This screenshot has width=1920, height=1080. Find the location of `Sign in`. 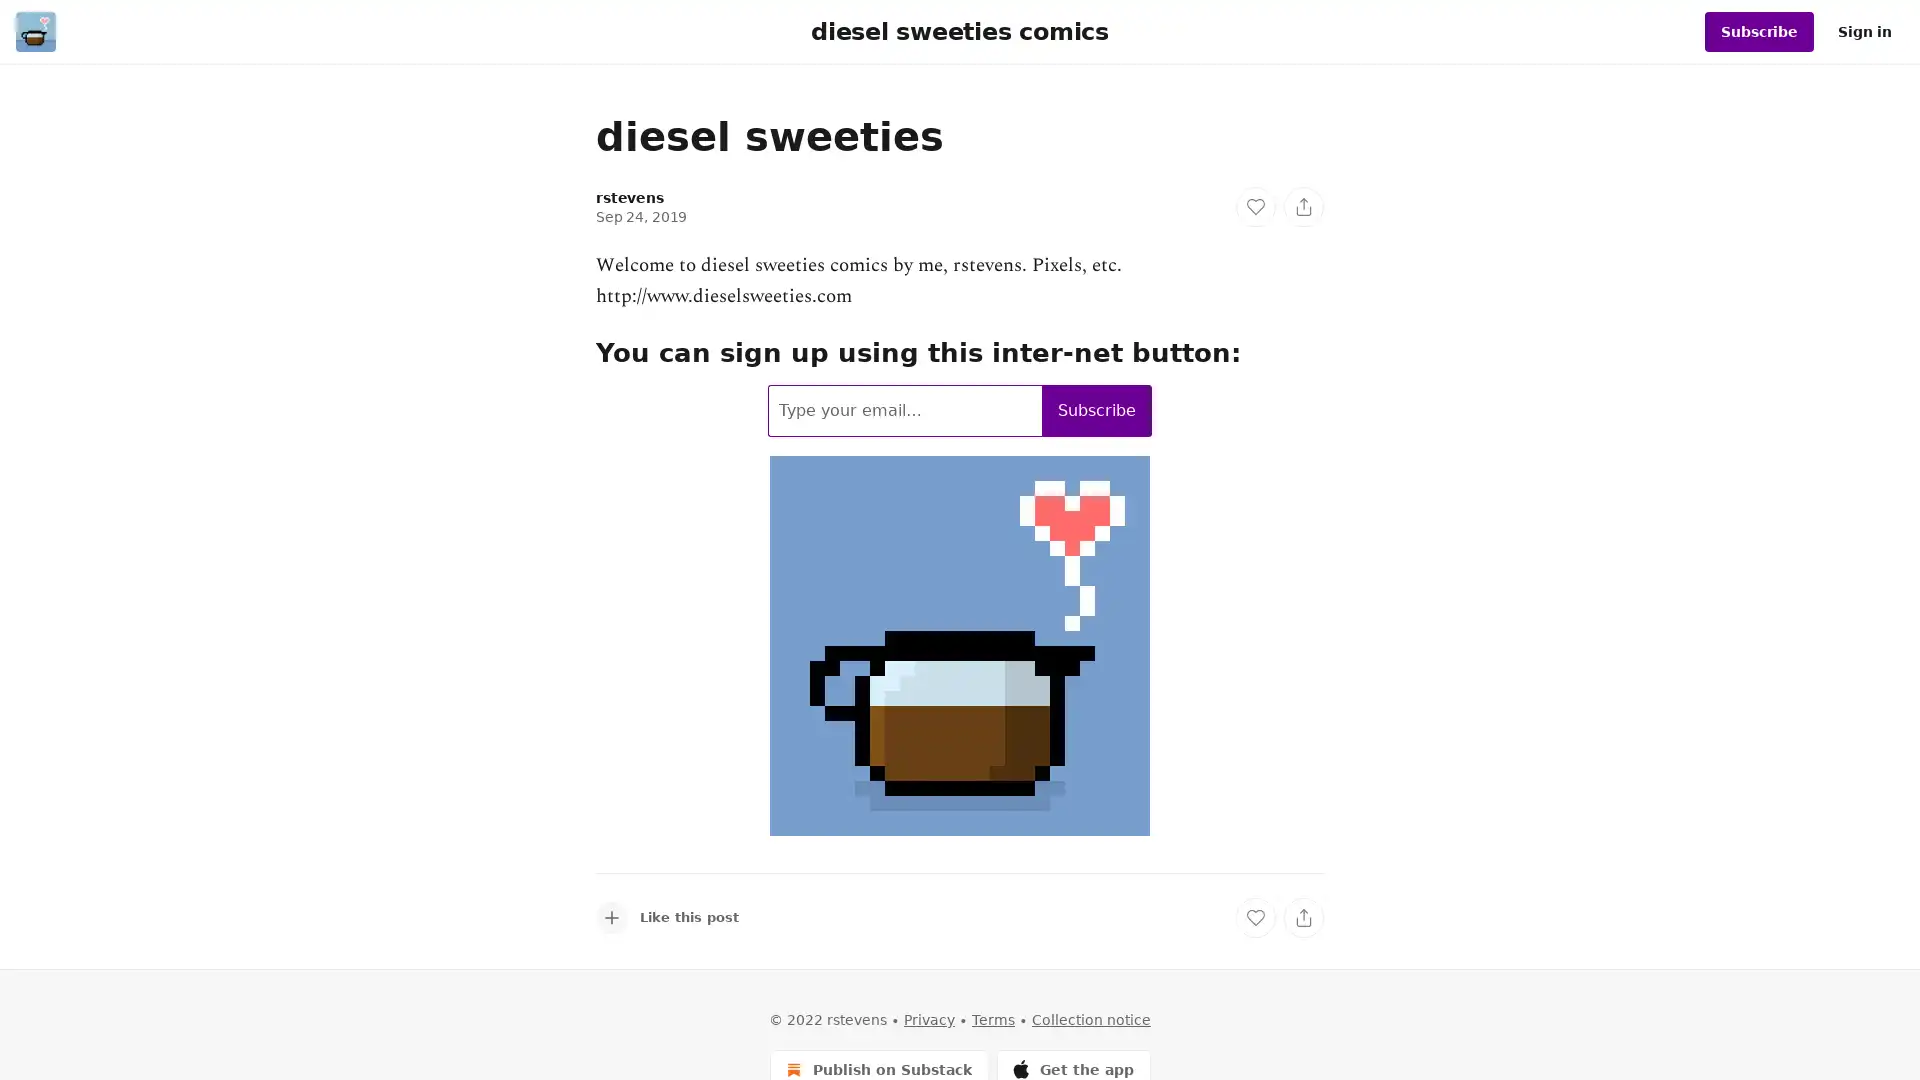

Sign in is located at coordinates (1864, 31).